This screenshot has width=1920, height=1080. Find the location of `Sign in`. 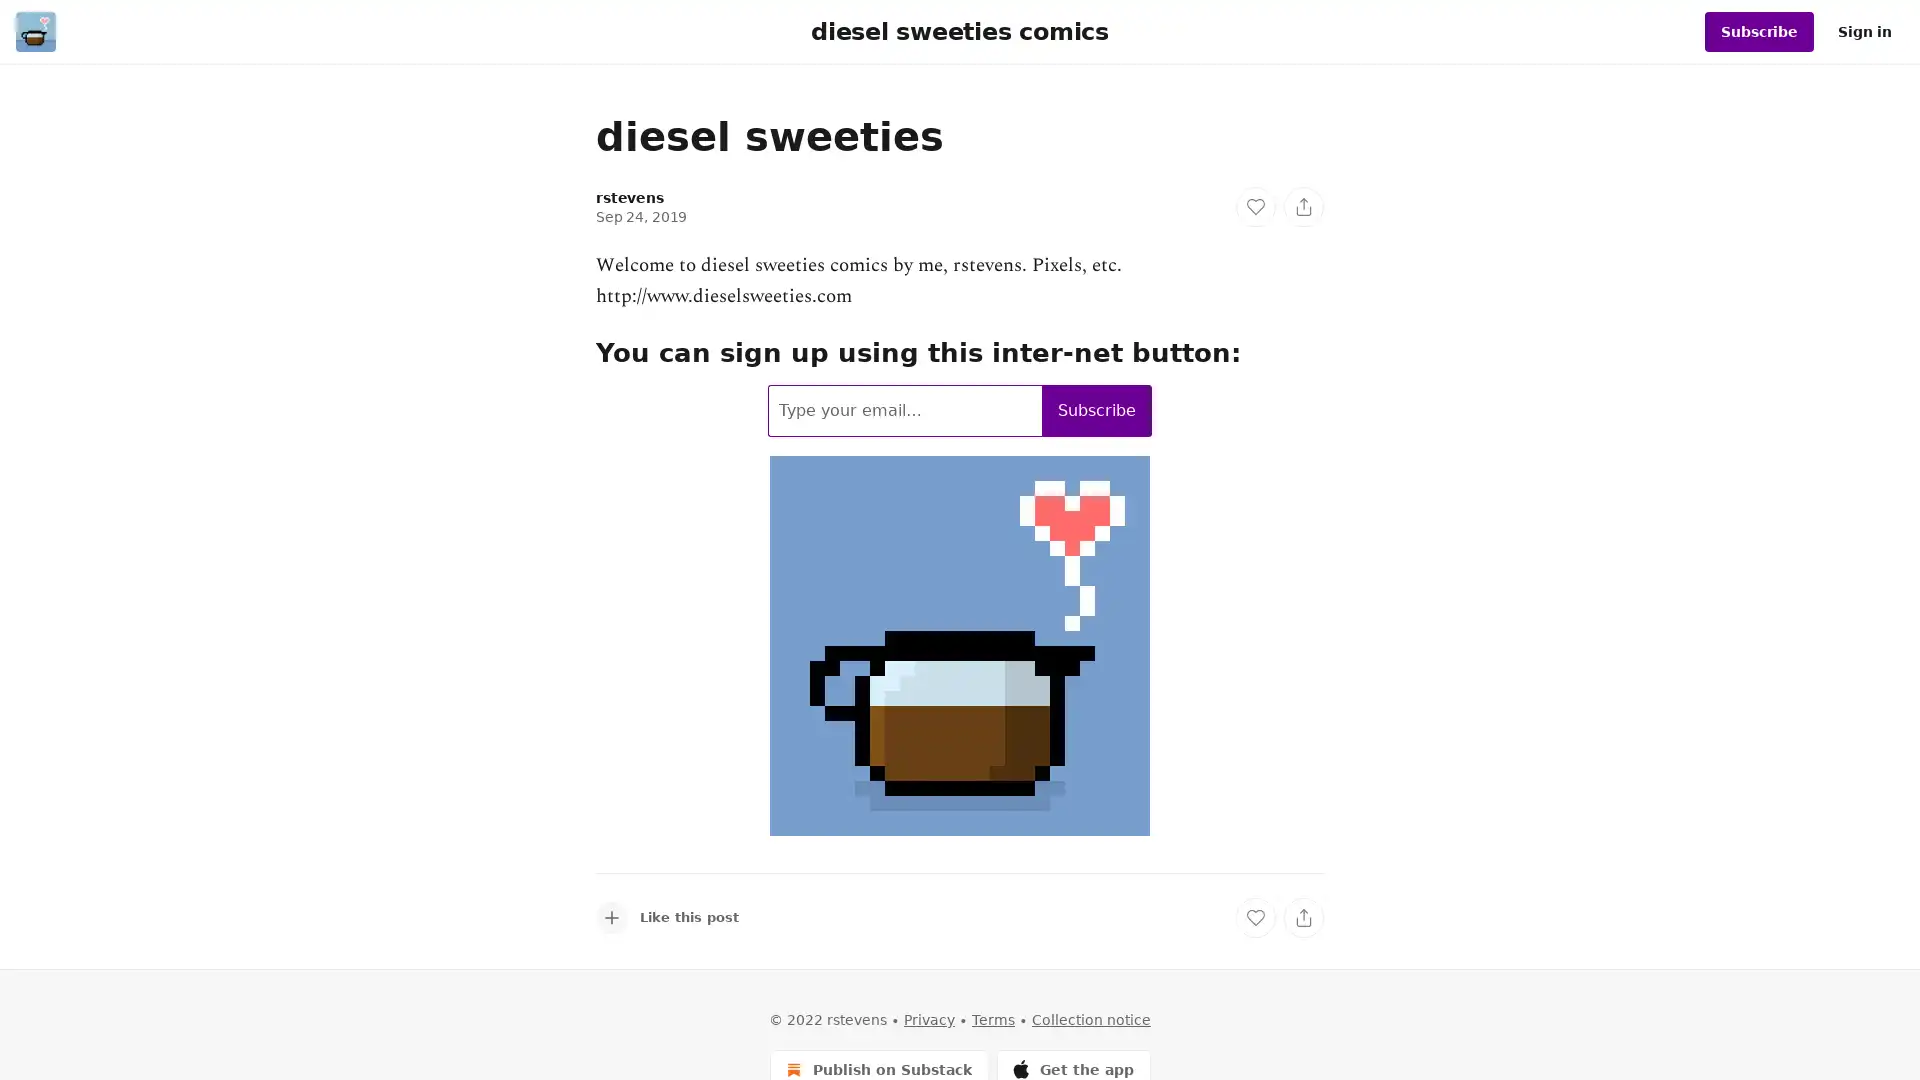

Sign in is located at coordinates (1864, 31).